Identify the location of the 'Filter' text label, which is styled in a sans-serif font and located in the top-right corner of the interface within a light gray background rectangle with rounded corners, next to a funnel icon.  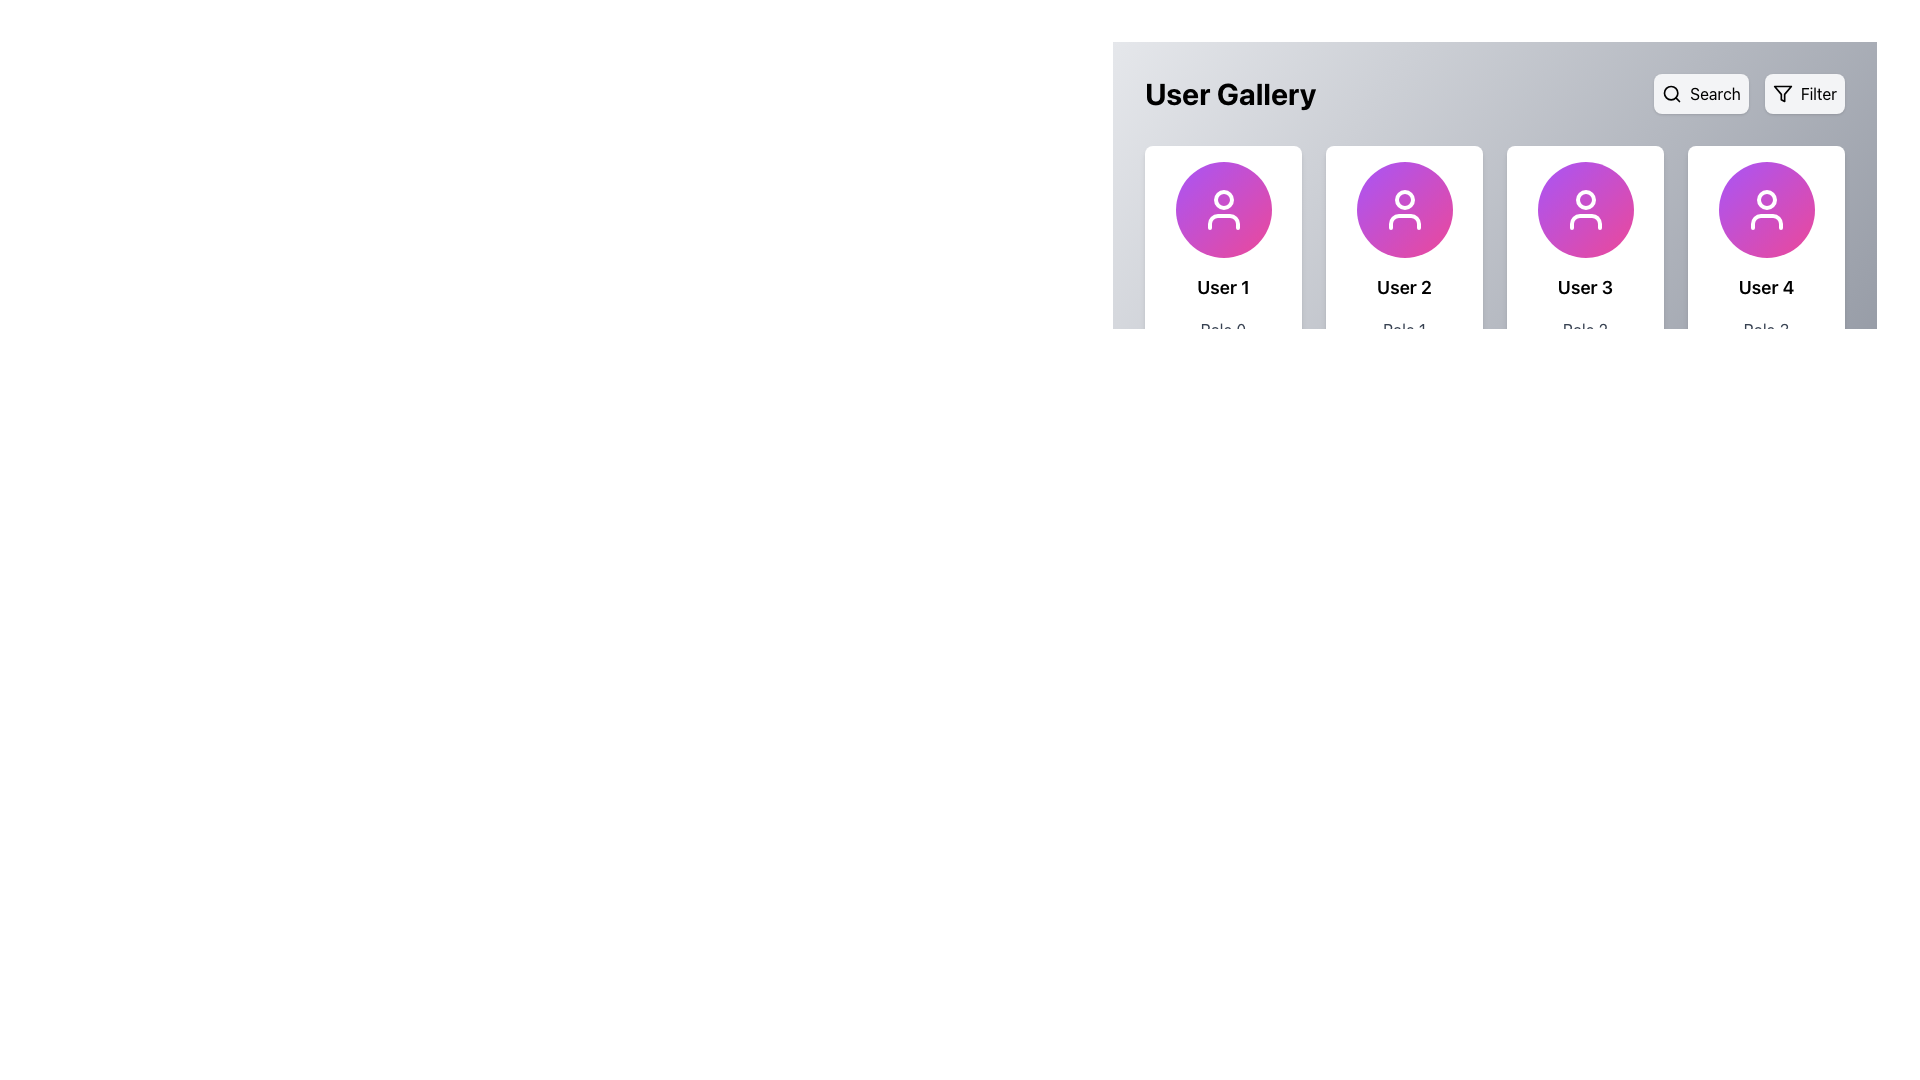
(1818, 93).